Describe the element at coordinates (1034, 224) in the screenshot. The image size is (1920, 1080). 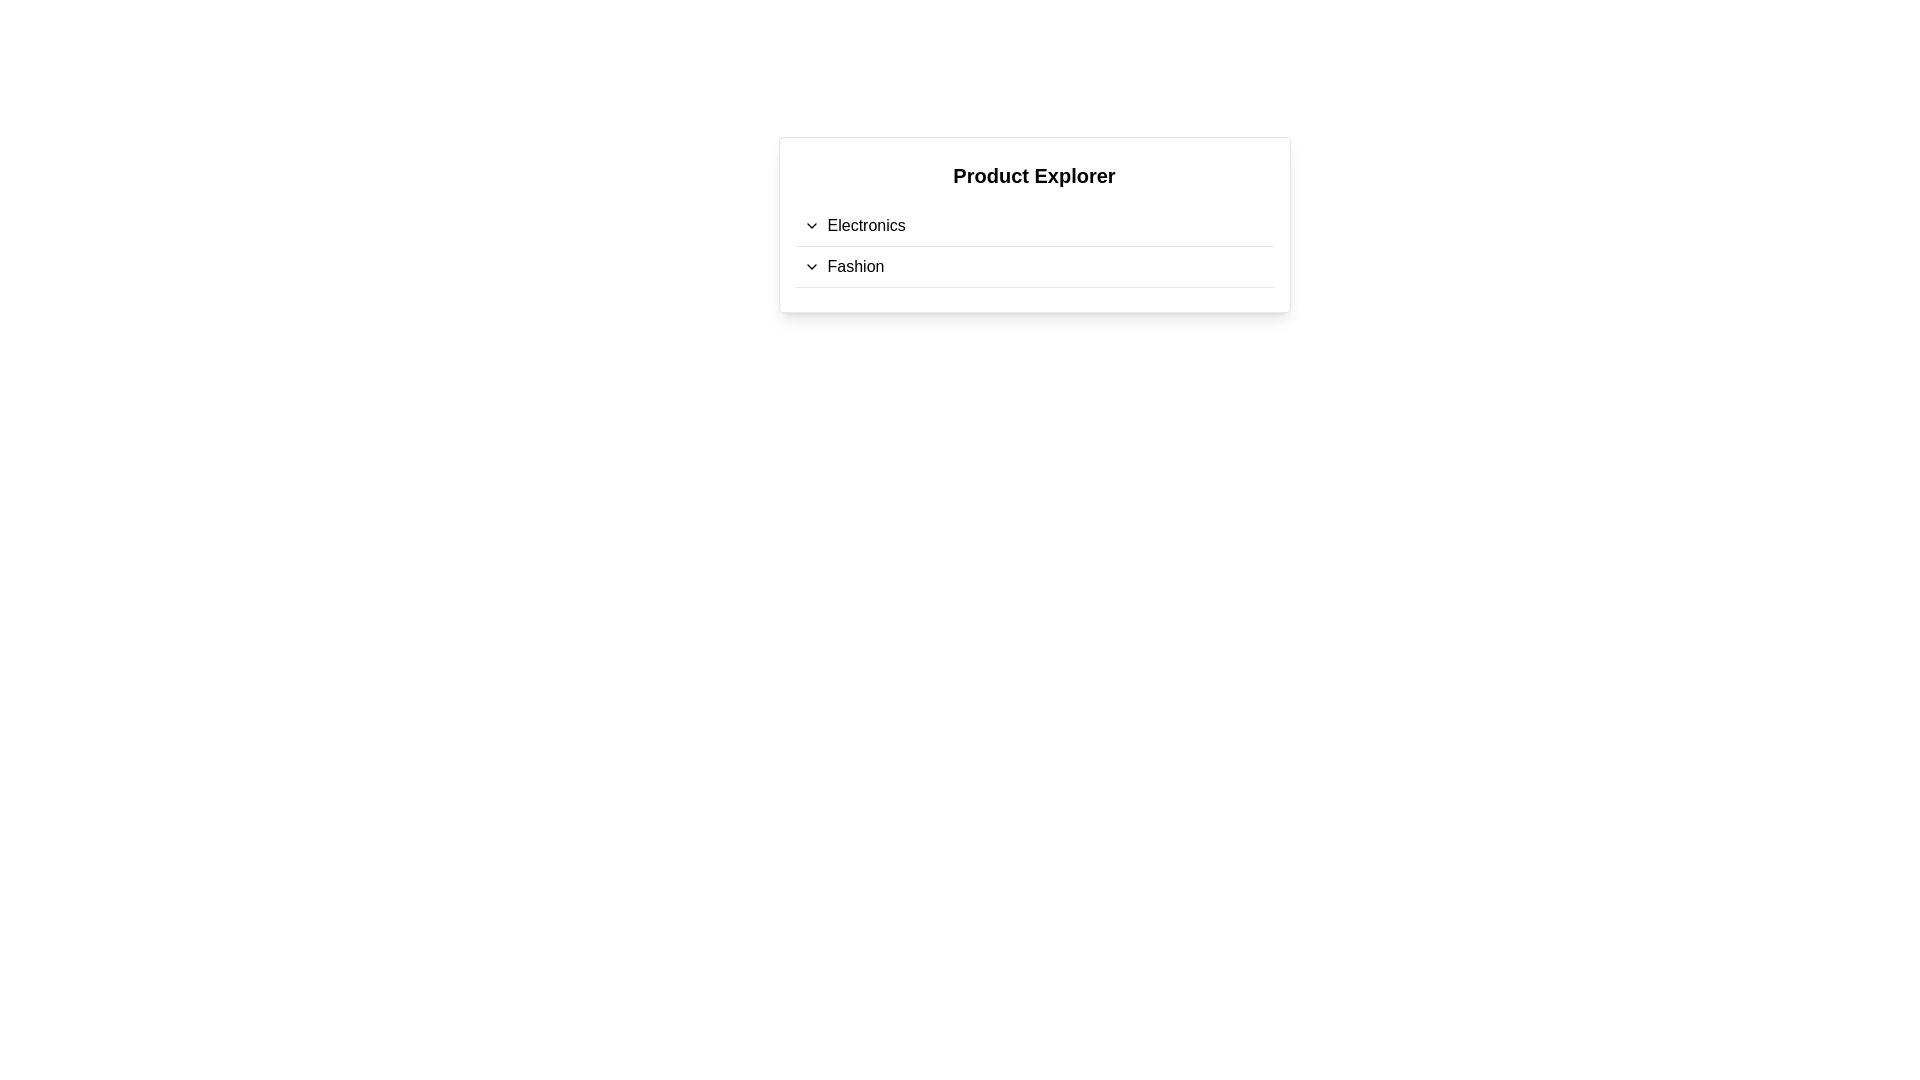
I see `the 'Product Explorer' category title within the bordered and shadowed rectangular card that contains interactive entries labeled 'Electronics' and 'Fashion'` at that location.